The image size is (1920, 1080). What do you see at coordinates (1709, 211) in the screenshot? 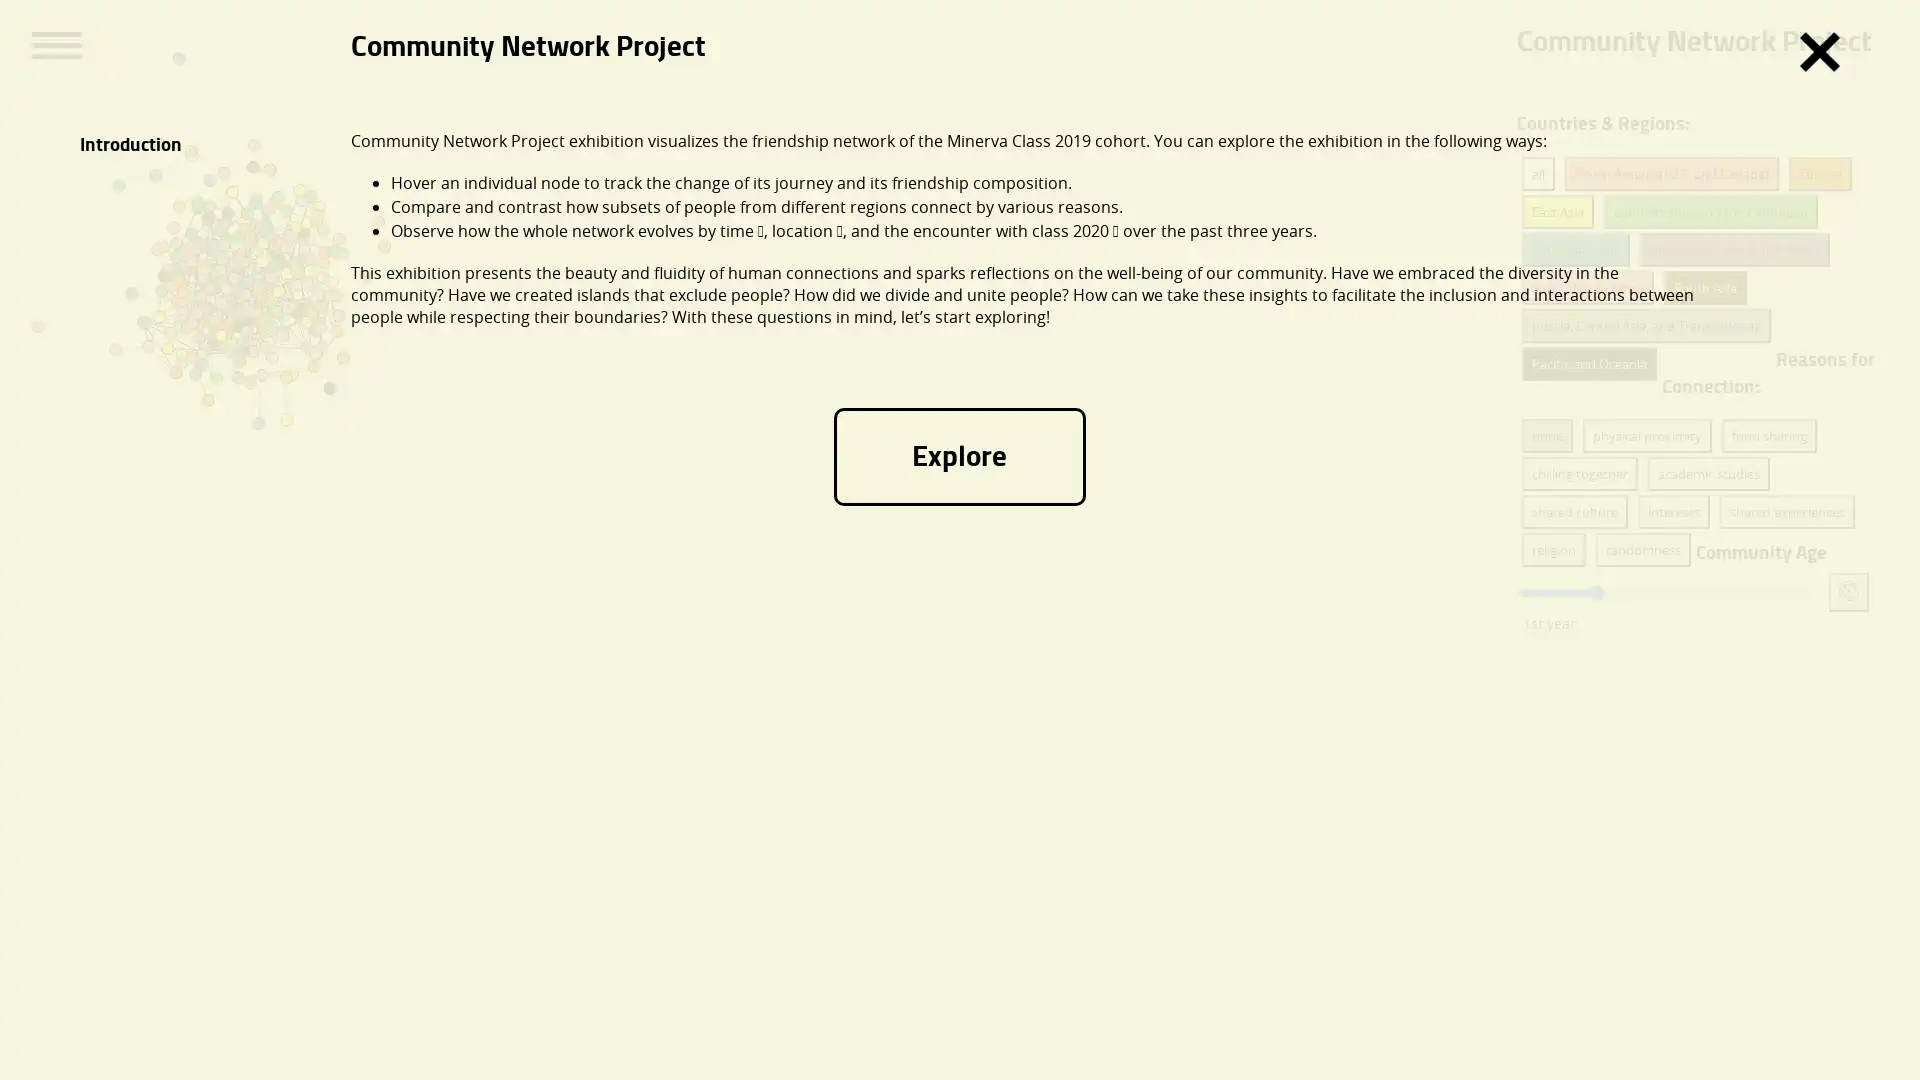
I see `Latin America and the Caribbean` at bounding box center [1709, 211].